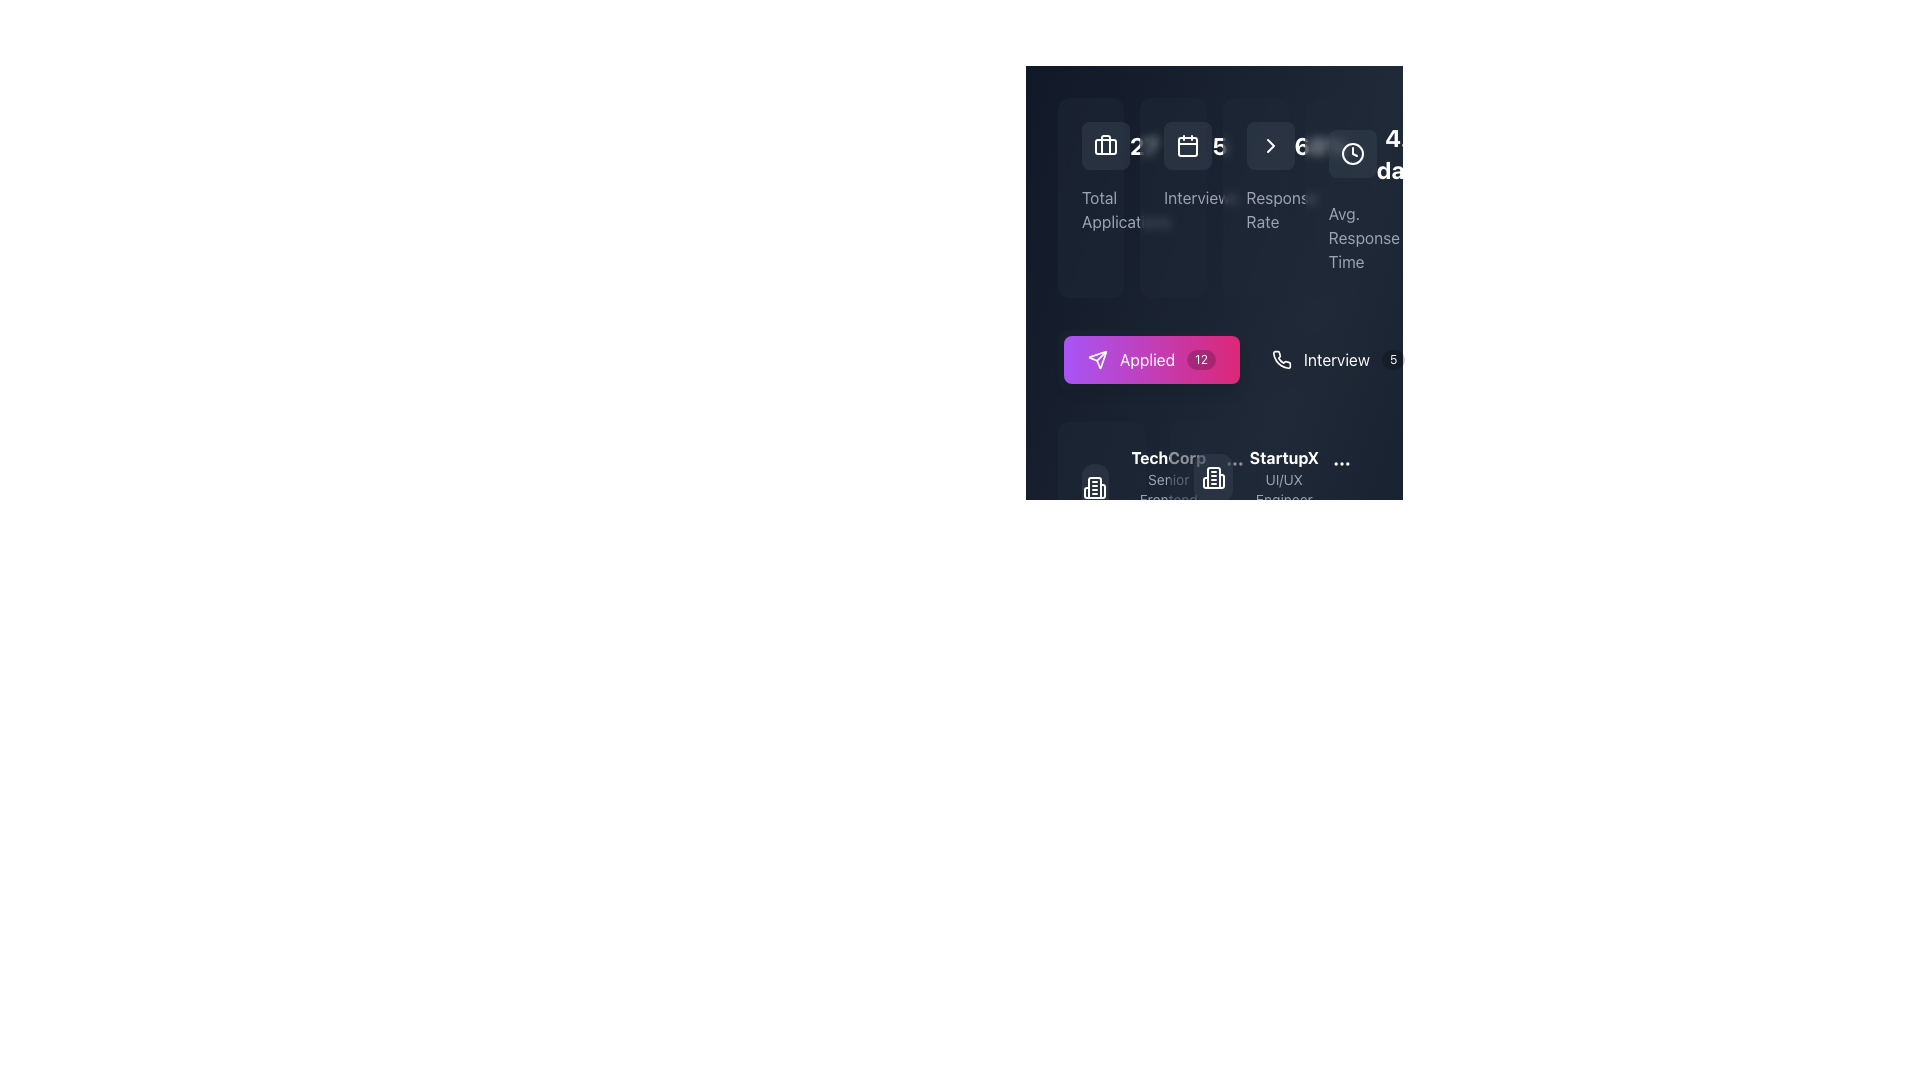 The width and height of the screenshot is (1920, 1080). Describe the element at coordinates (1094, 488) in the screenshot. I see `the Icon component representing a building in the top-right region of the application's interface, which is part of an SVG-based building representation` at that location.